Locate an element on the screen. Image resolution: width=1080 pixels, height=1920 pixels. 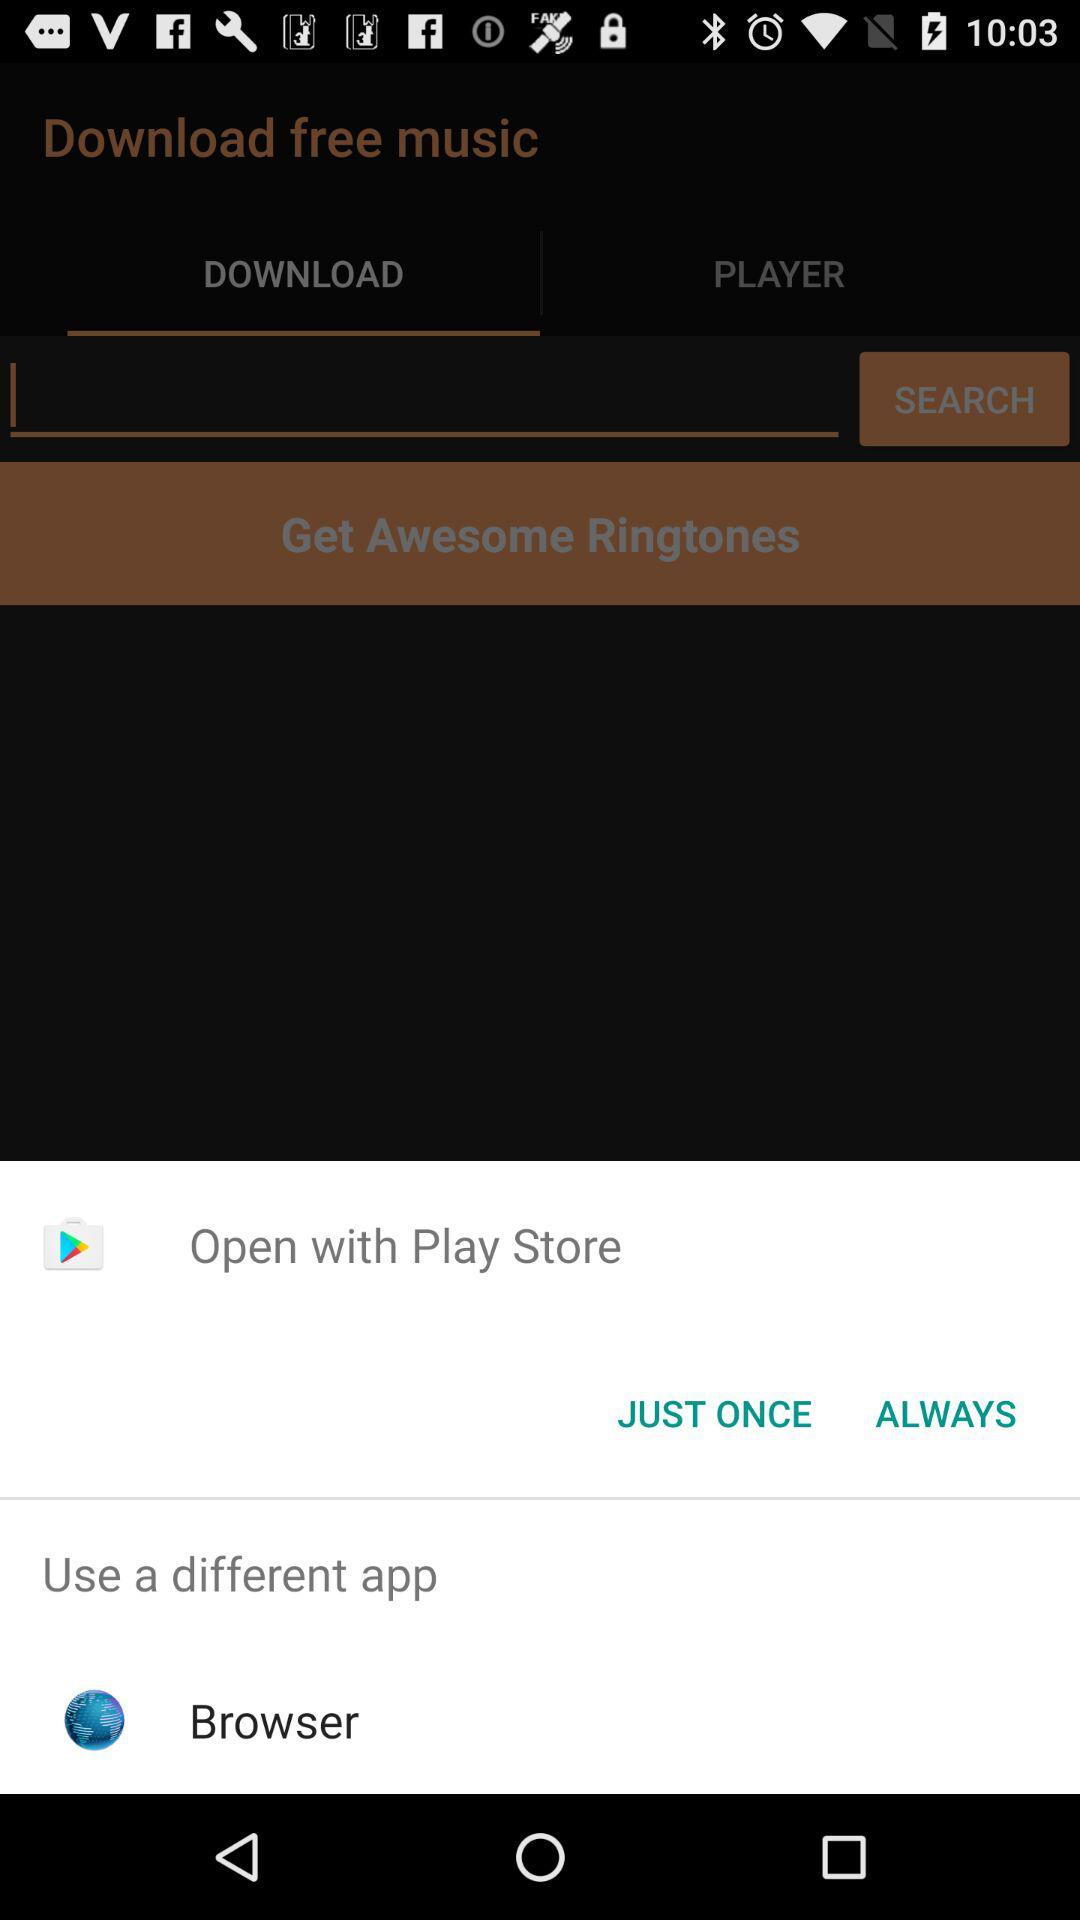
the browser icon is located at coordinates (274, 1719).